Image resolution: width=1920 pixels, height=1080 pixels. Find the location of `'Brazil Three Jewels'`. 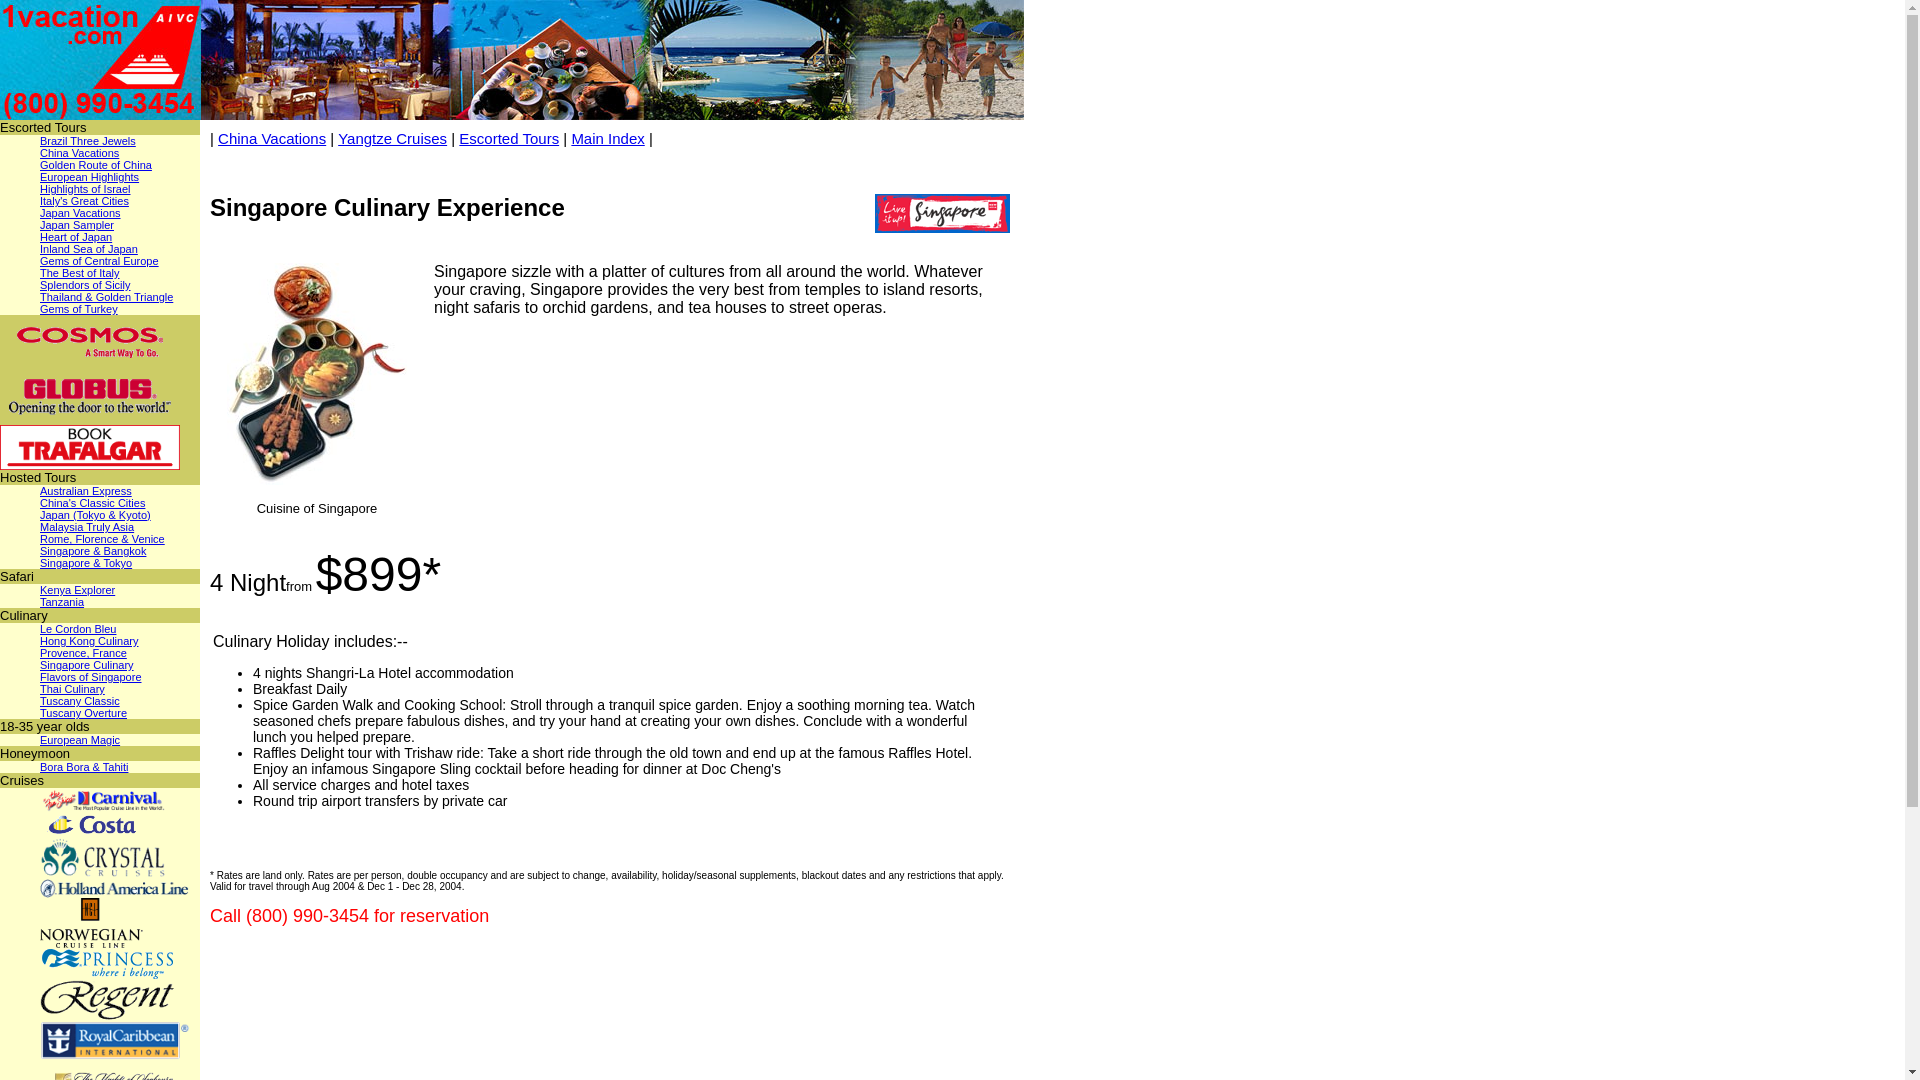

'Brazil Three Jewels' is located at coordinates (86, 140).